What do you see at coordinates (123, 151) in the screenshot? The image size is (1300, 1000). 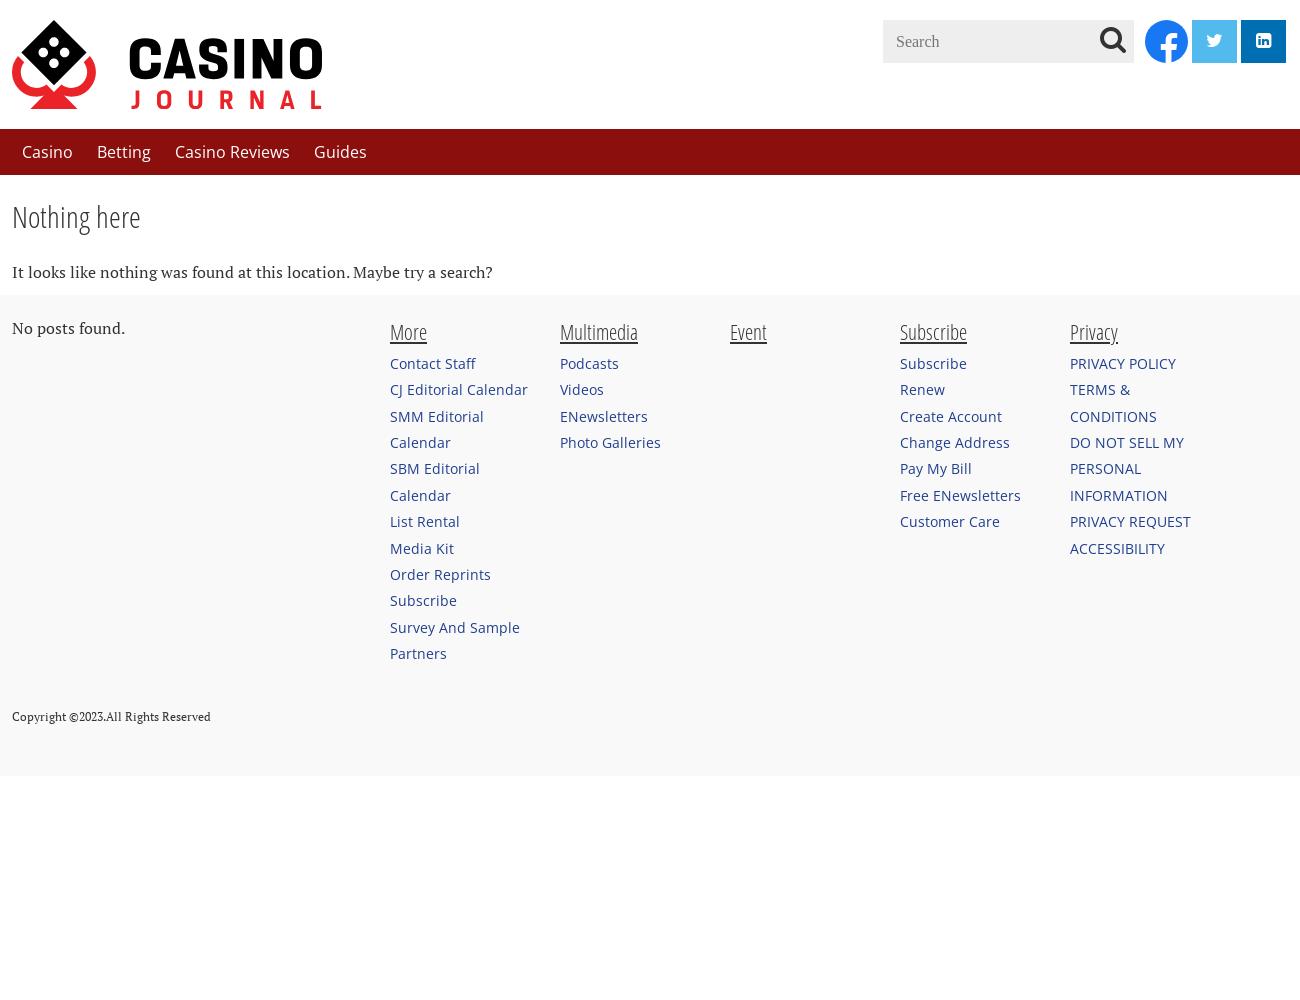 I see `'Betting'` at bounding box center [123, 151].